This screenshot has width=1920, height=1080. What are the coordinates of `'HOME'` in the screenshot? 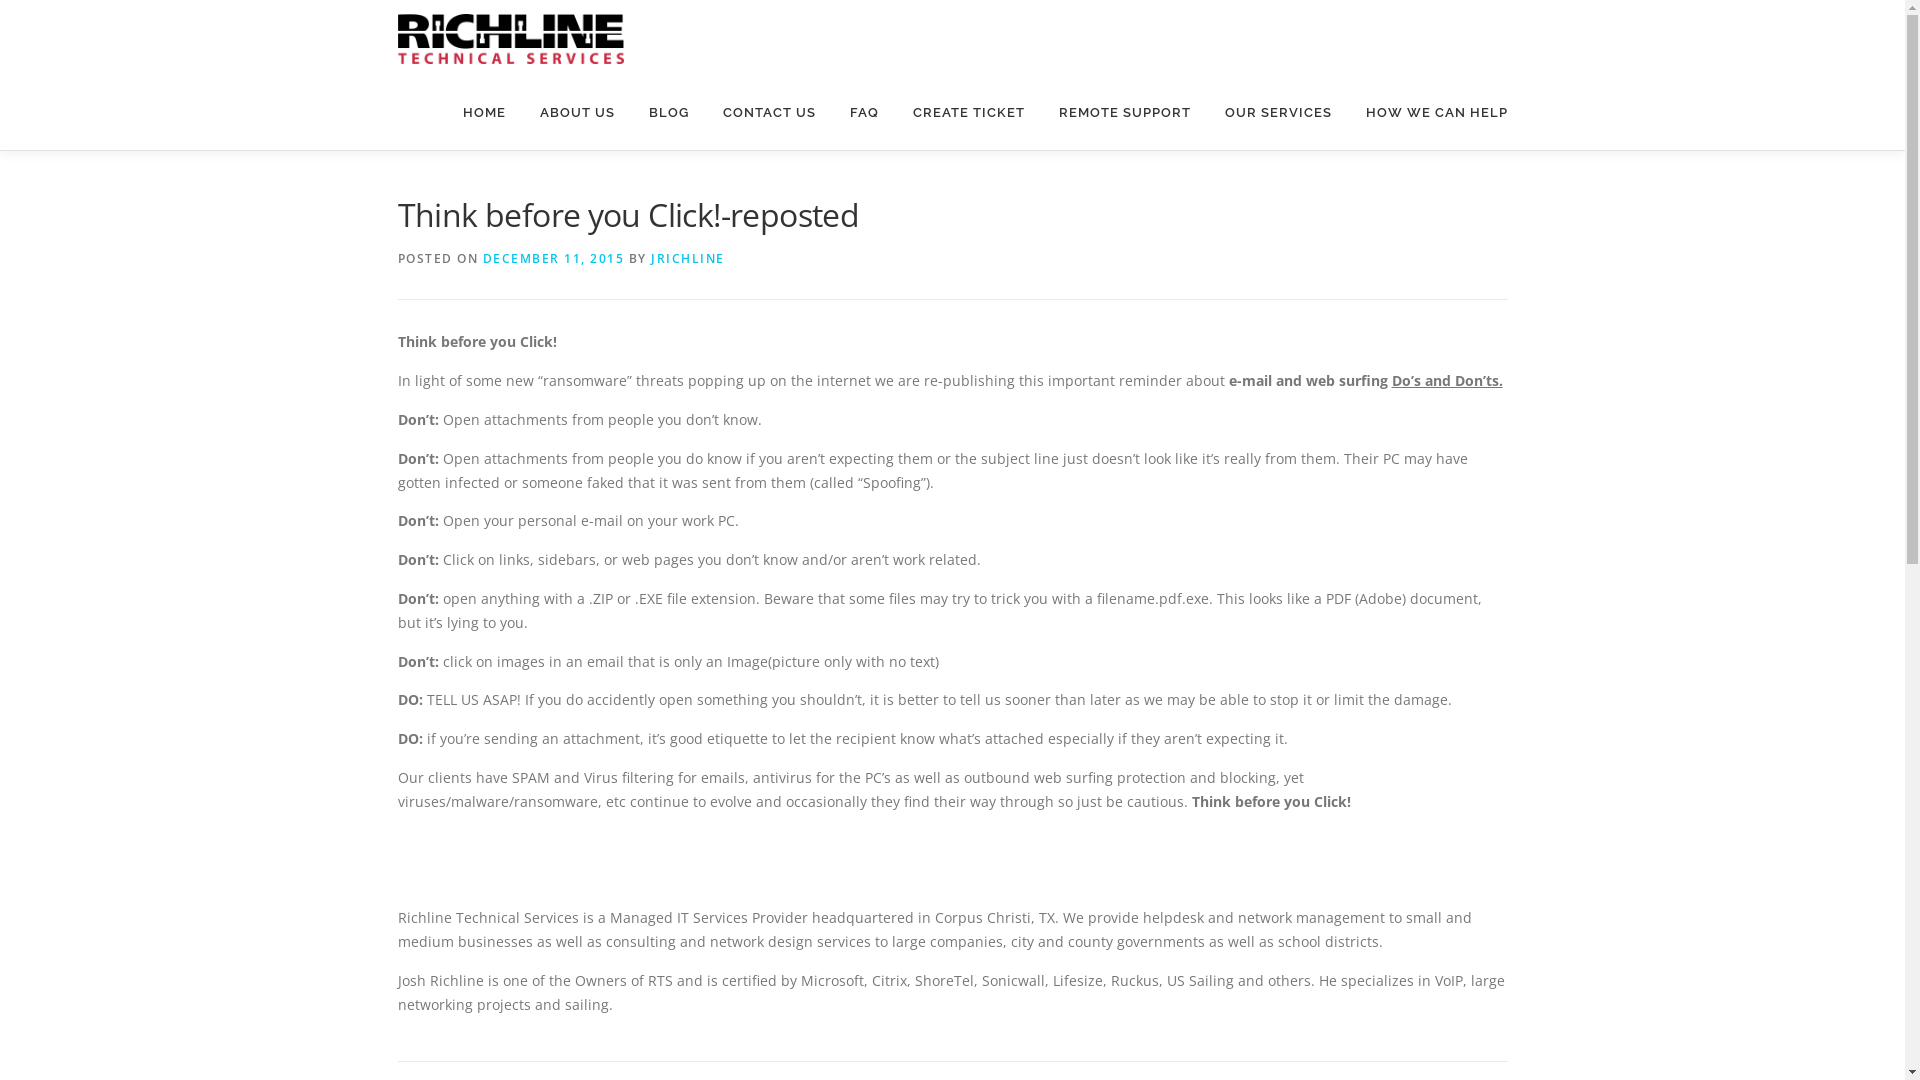 It's located at (484, 112).